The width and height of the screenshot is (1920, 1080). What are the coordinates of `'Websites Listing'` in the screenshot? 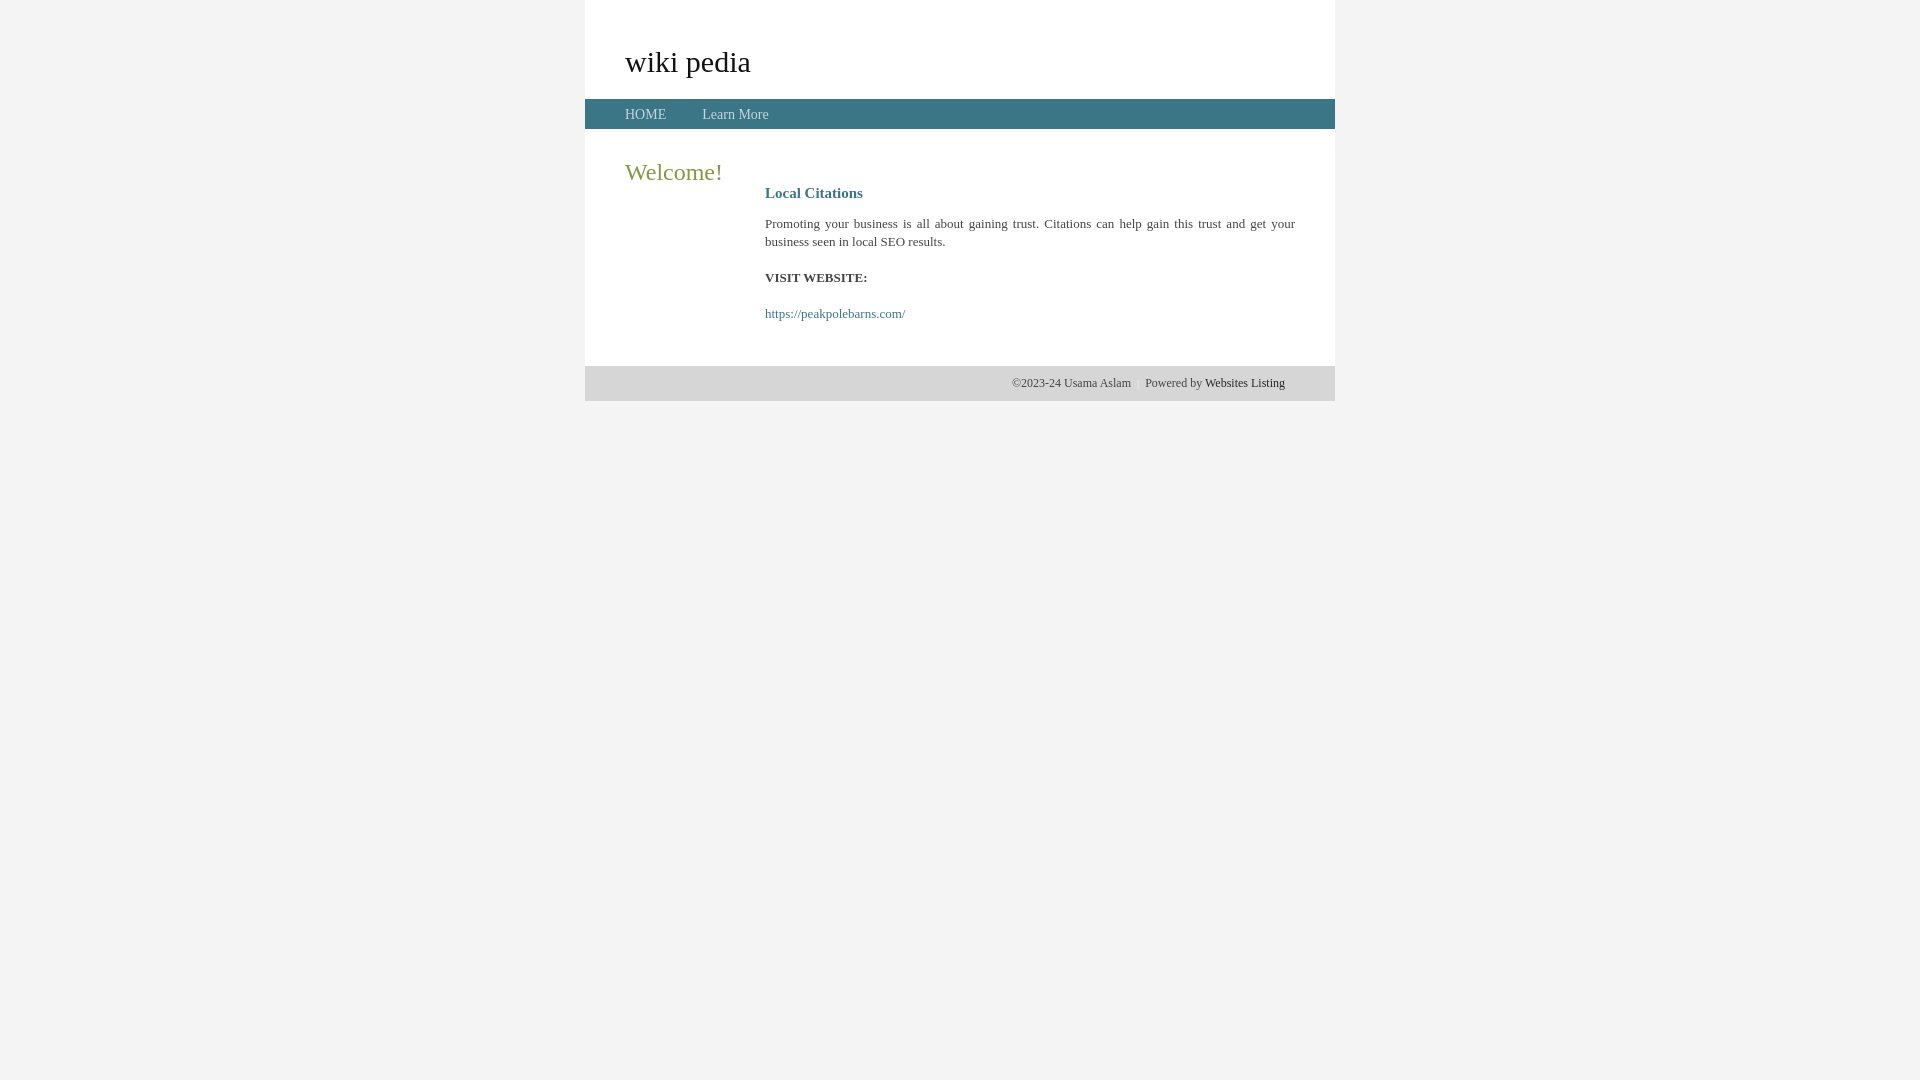 It's located at (1243, 382).